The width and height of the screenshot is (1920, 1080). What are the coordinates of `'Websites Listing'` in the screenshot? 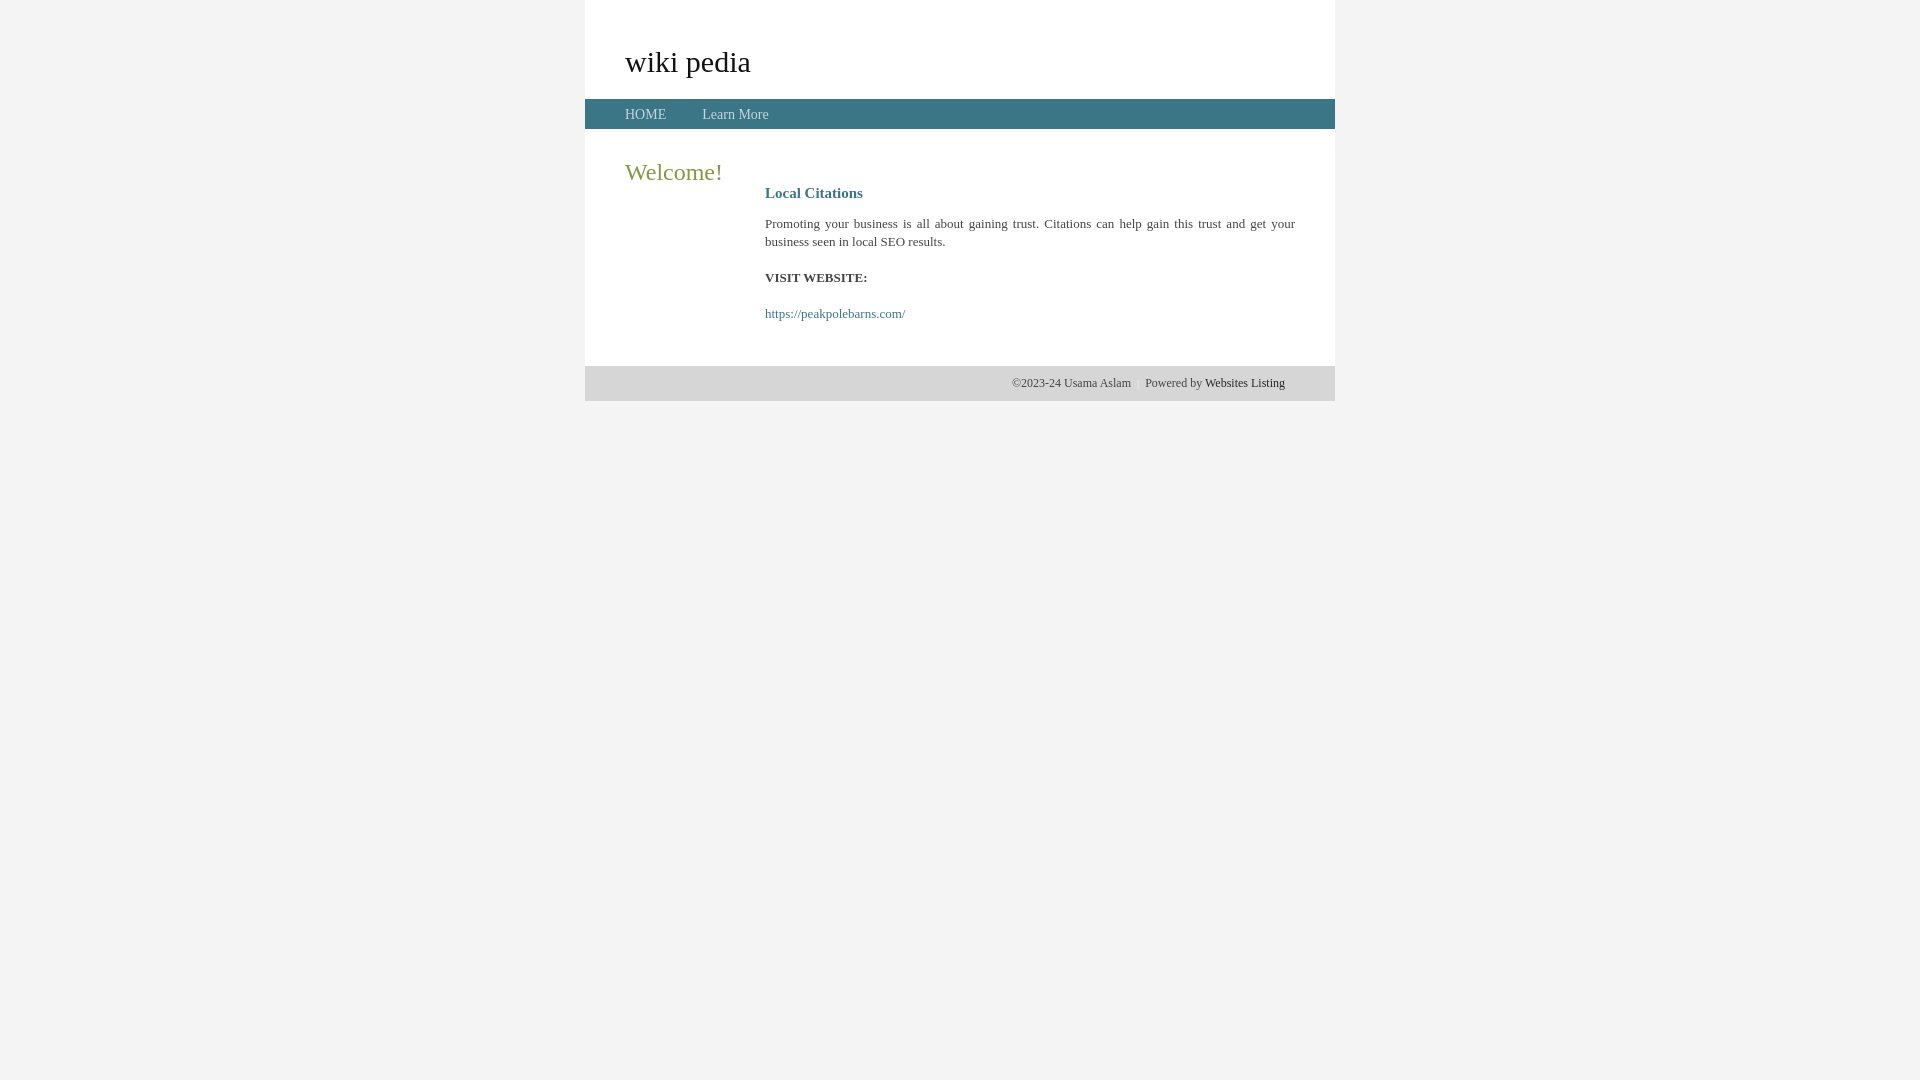 It's located at (1243, 382).